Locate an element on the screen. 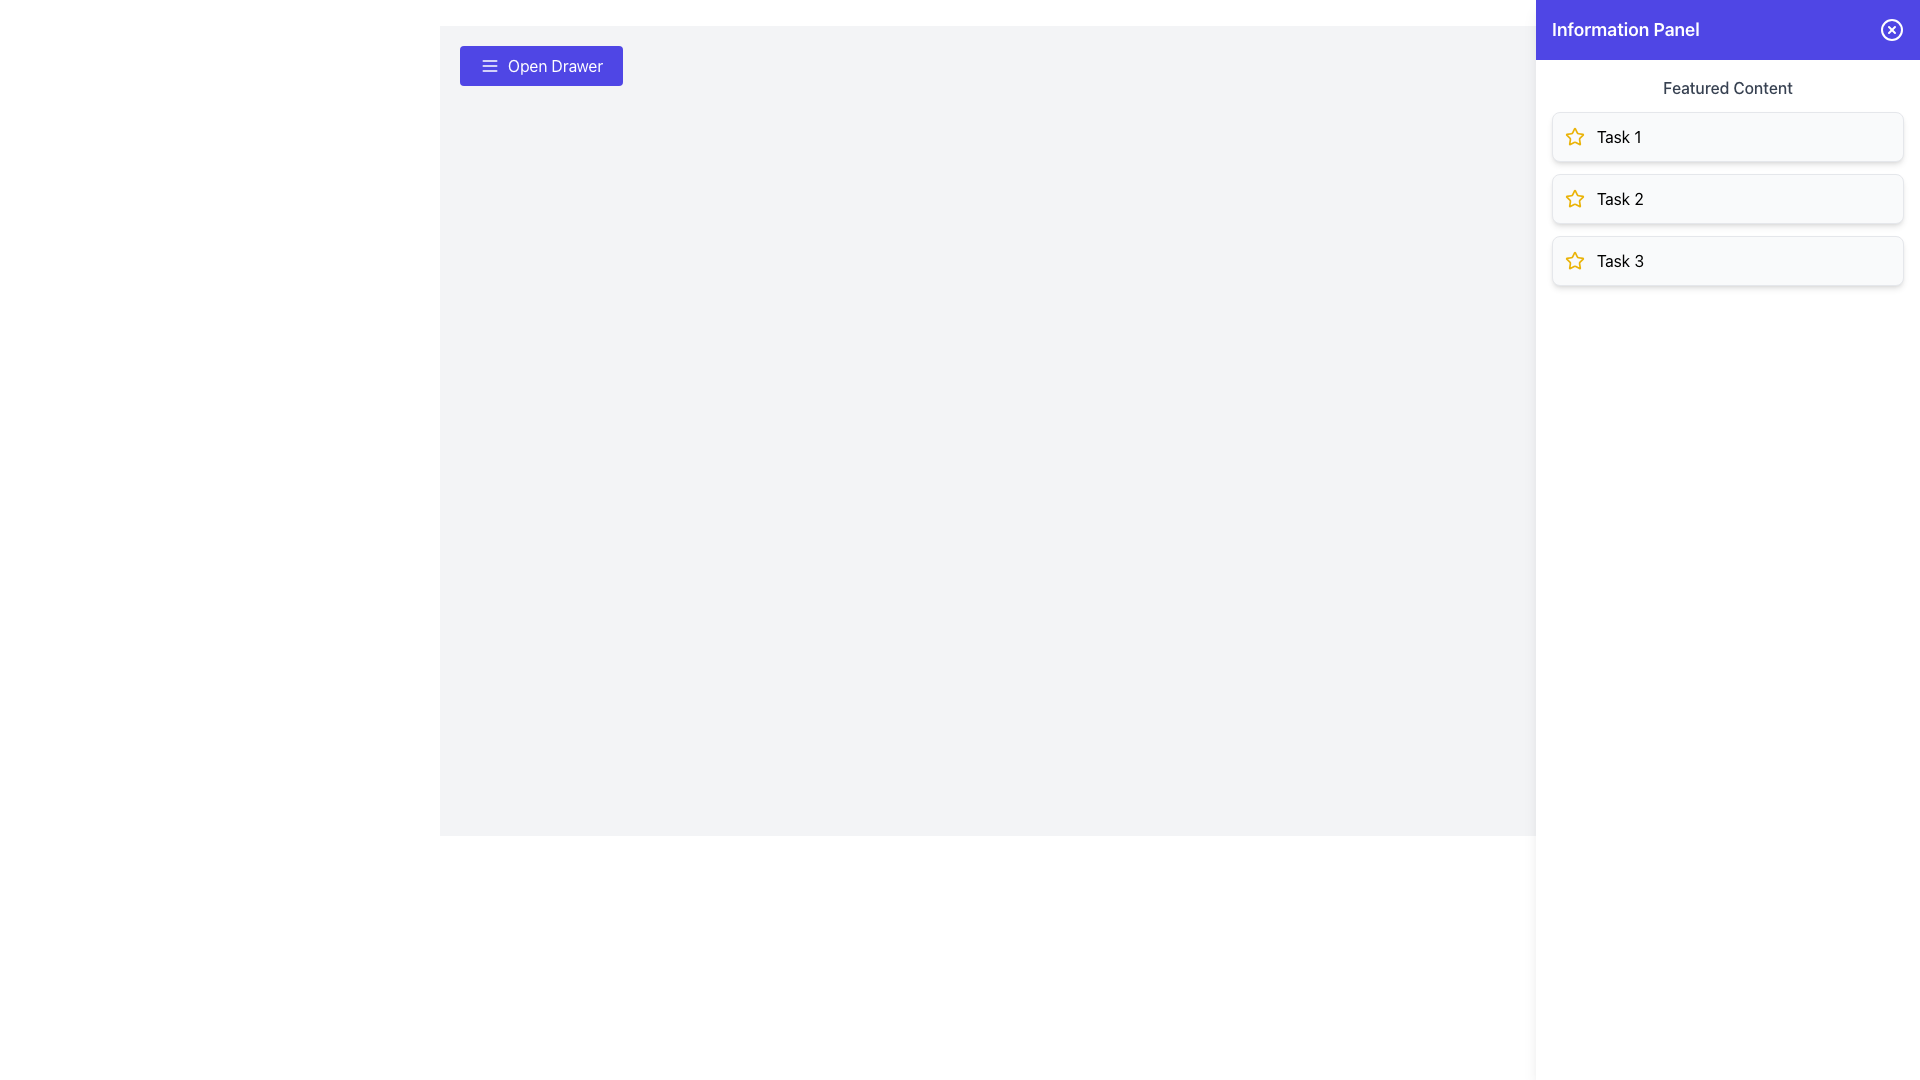 The image size is (1920, 1080). the 'Task 3' text label located in the third row of the list under the 'Featured Content' section on the right-hand panel to interact with its related functionality is located at coordinates (1620, 260).